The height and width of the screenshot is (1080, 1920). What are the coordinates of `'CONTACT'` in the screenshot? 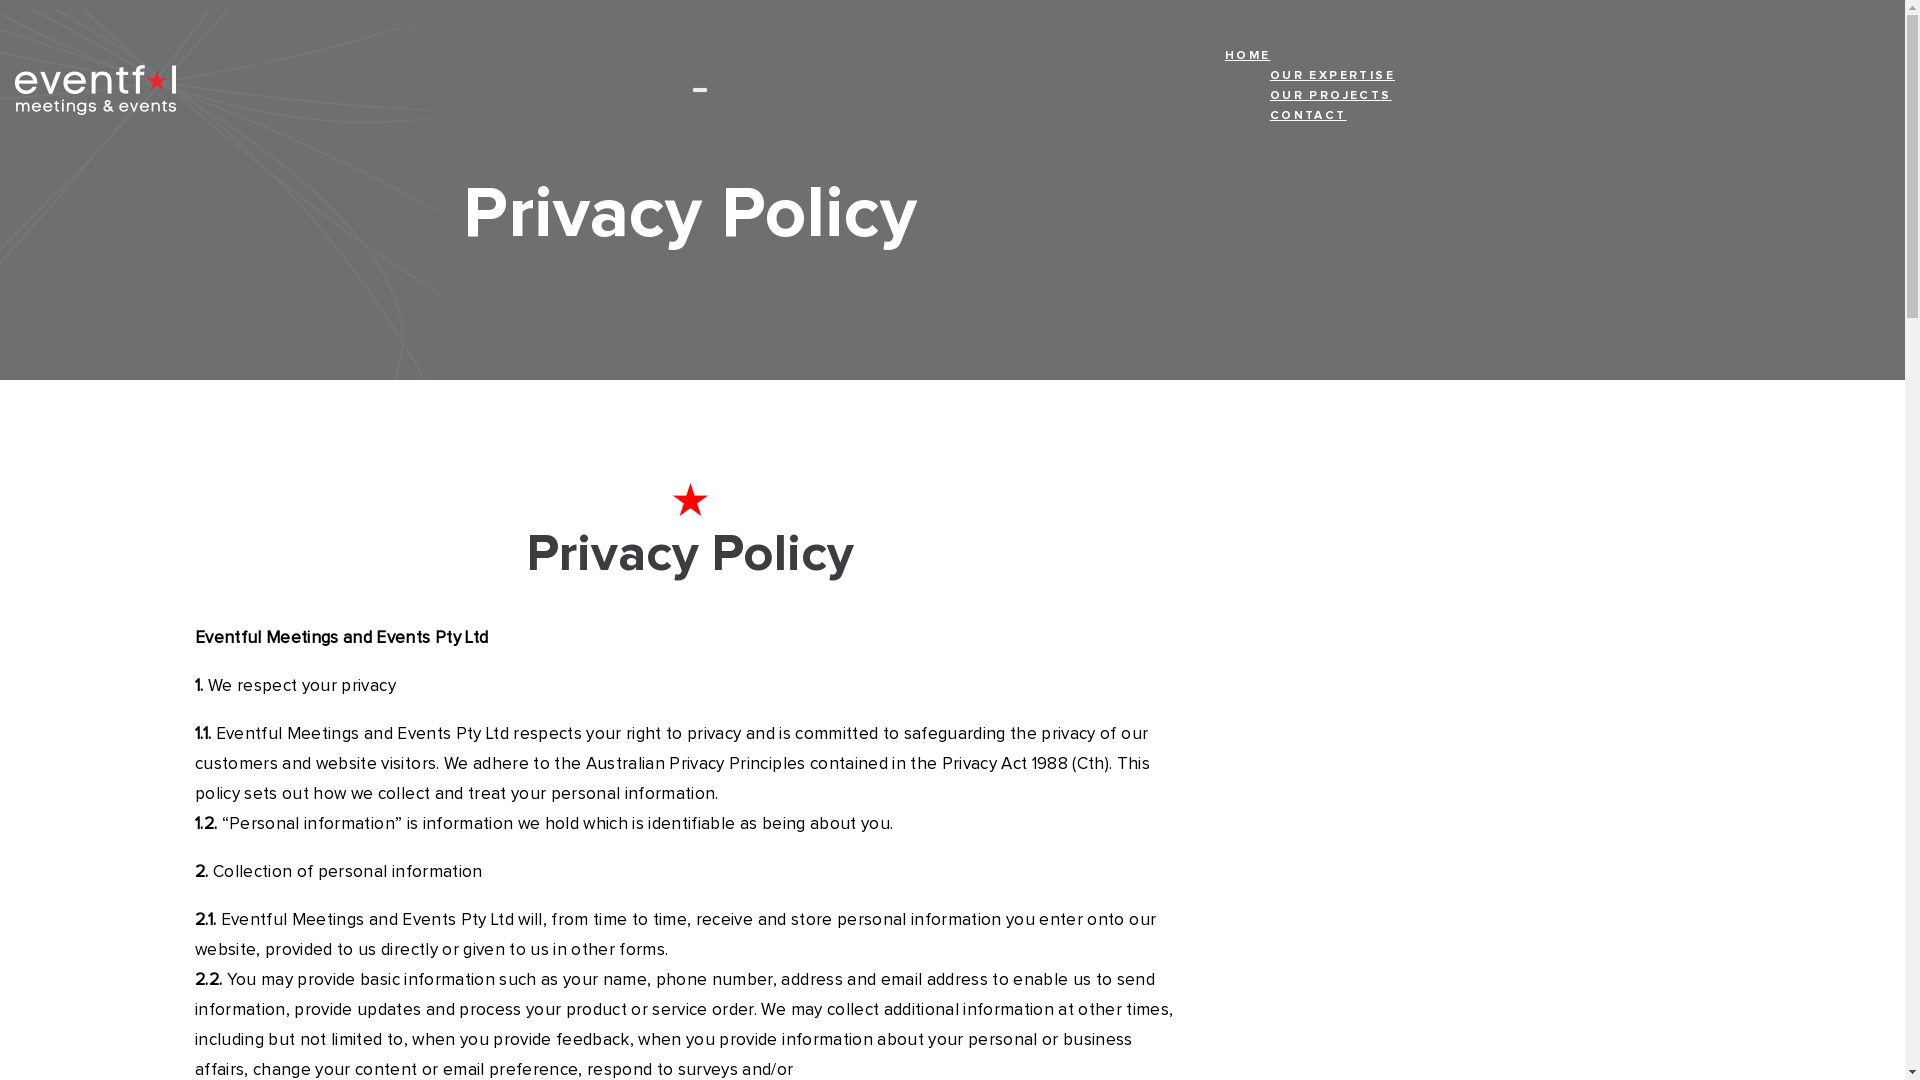 It's located at (1332, 119).